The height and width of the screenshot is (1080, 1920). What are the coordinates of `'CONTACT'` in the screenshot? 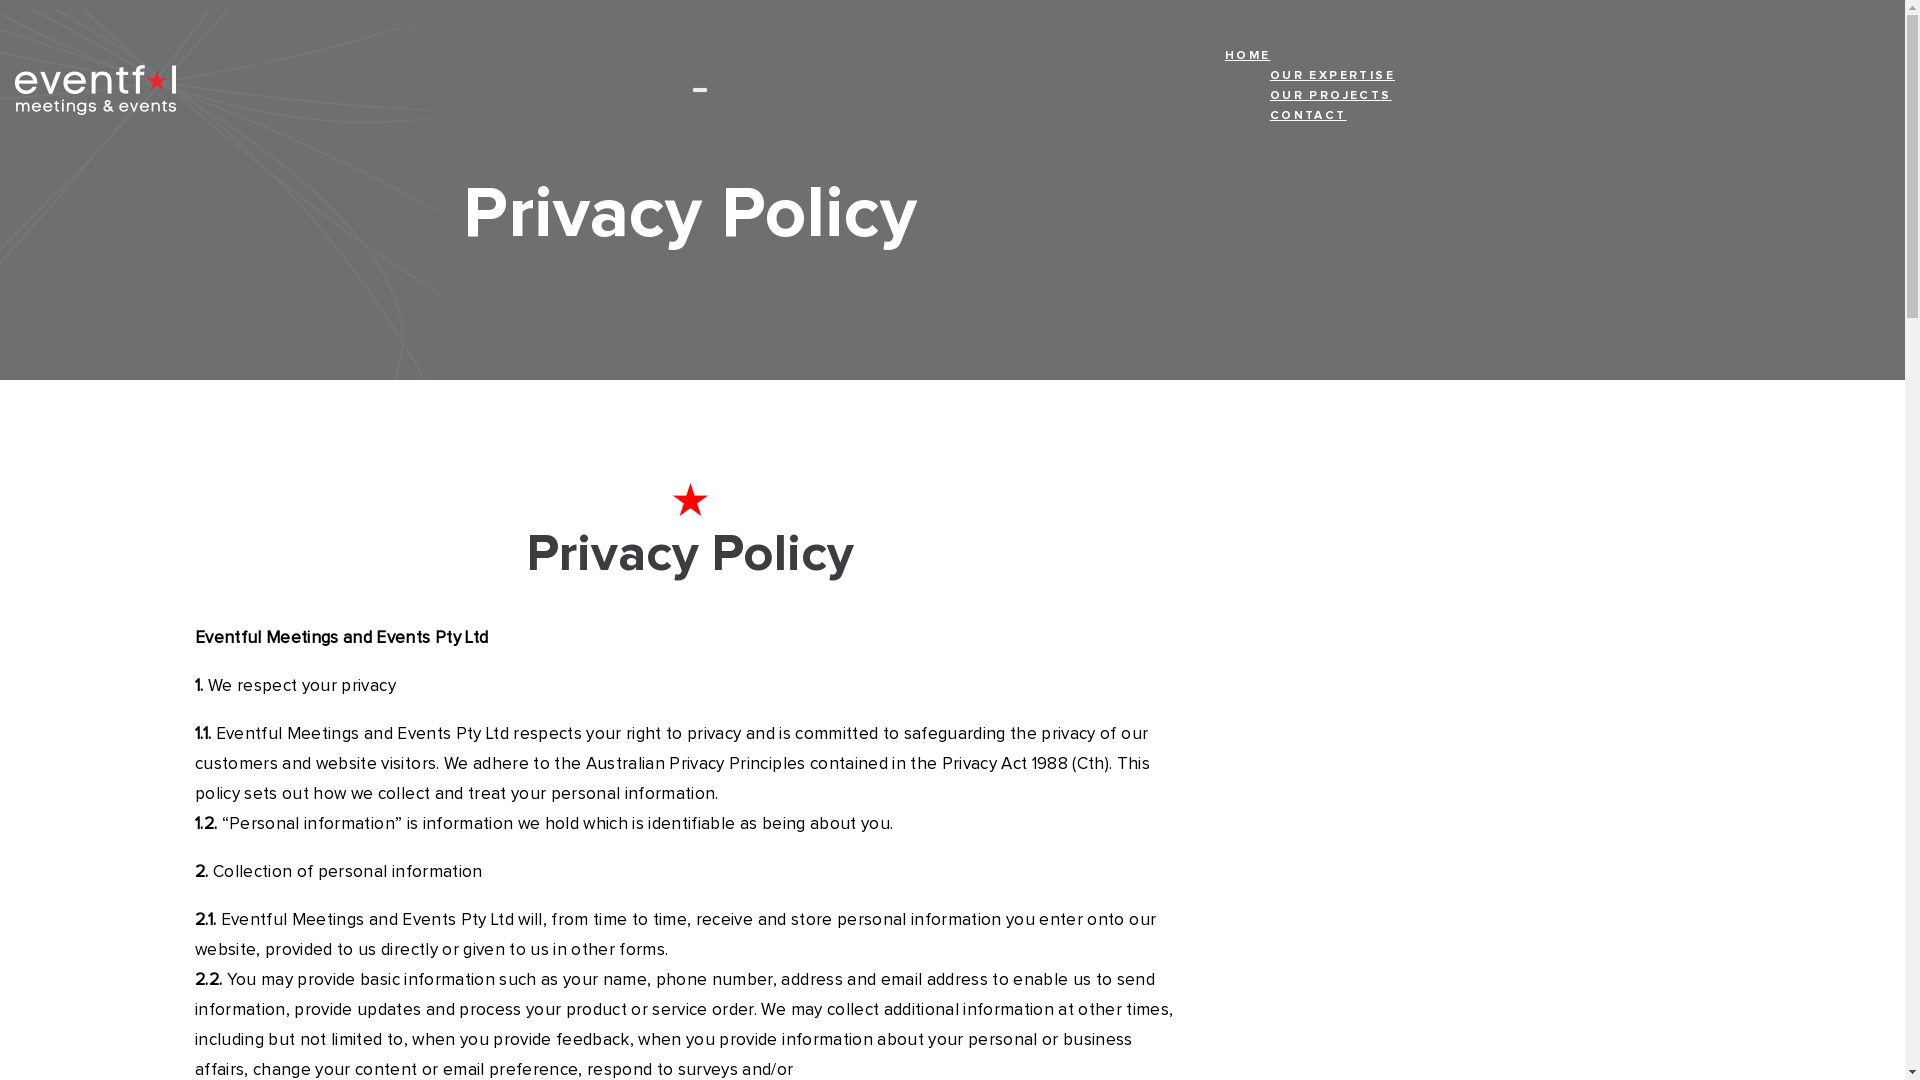 It's located at (1332, 119).